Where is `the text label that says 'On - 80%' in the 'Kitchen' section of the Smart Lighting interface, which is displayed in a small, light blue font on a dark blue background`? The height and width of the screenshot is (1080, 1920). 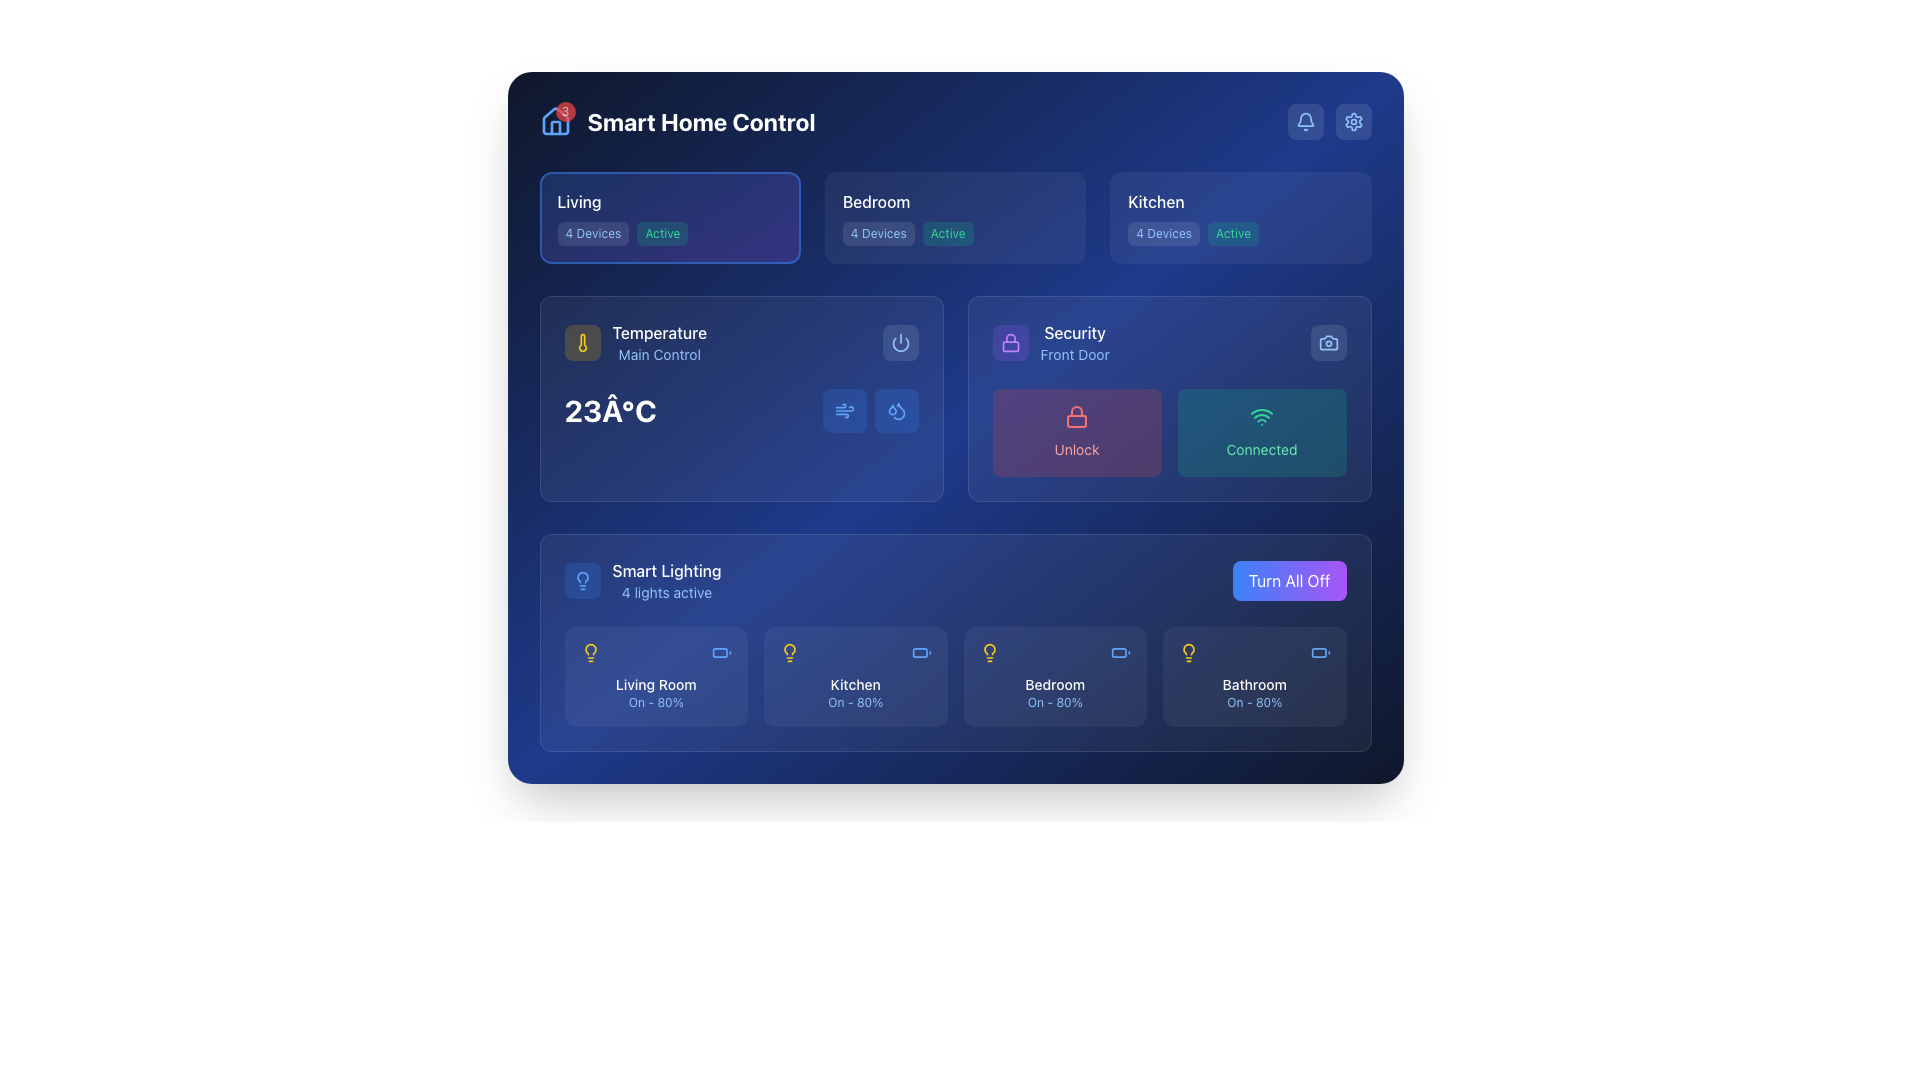
the text label that says 'On - 80%' in the 'Kitchen' section of the Smart Lighting interface, which is displayed in a small, light blue font on a dark blue background is located at coordinates (855, 701).